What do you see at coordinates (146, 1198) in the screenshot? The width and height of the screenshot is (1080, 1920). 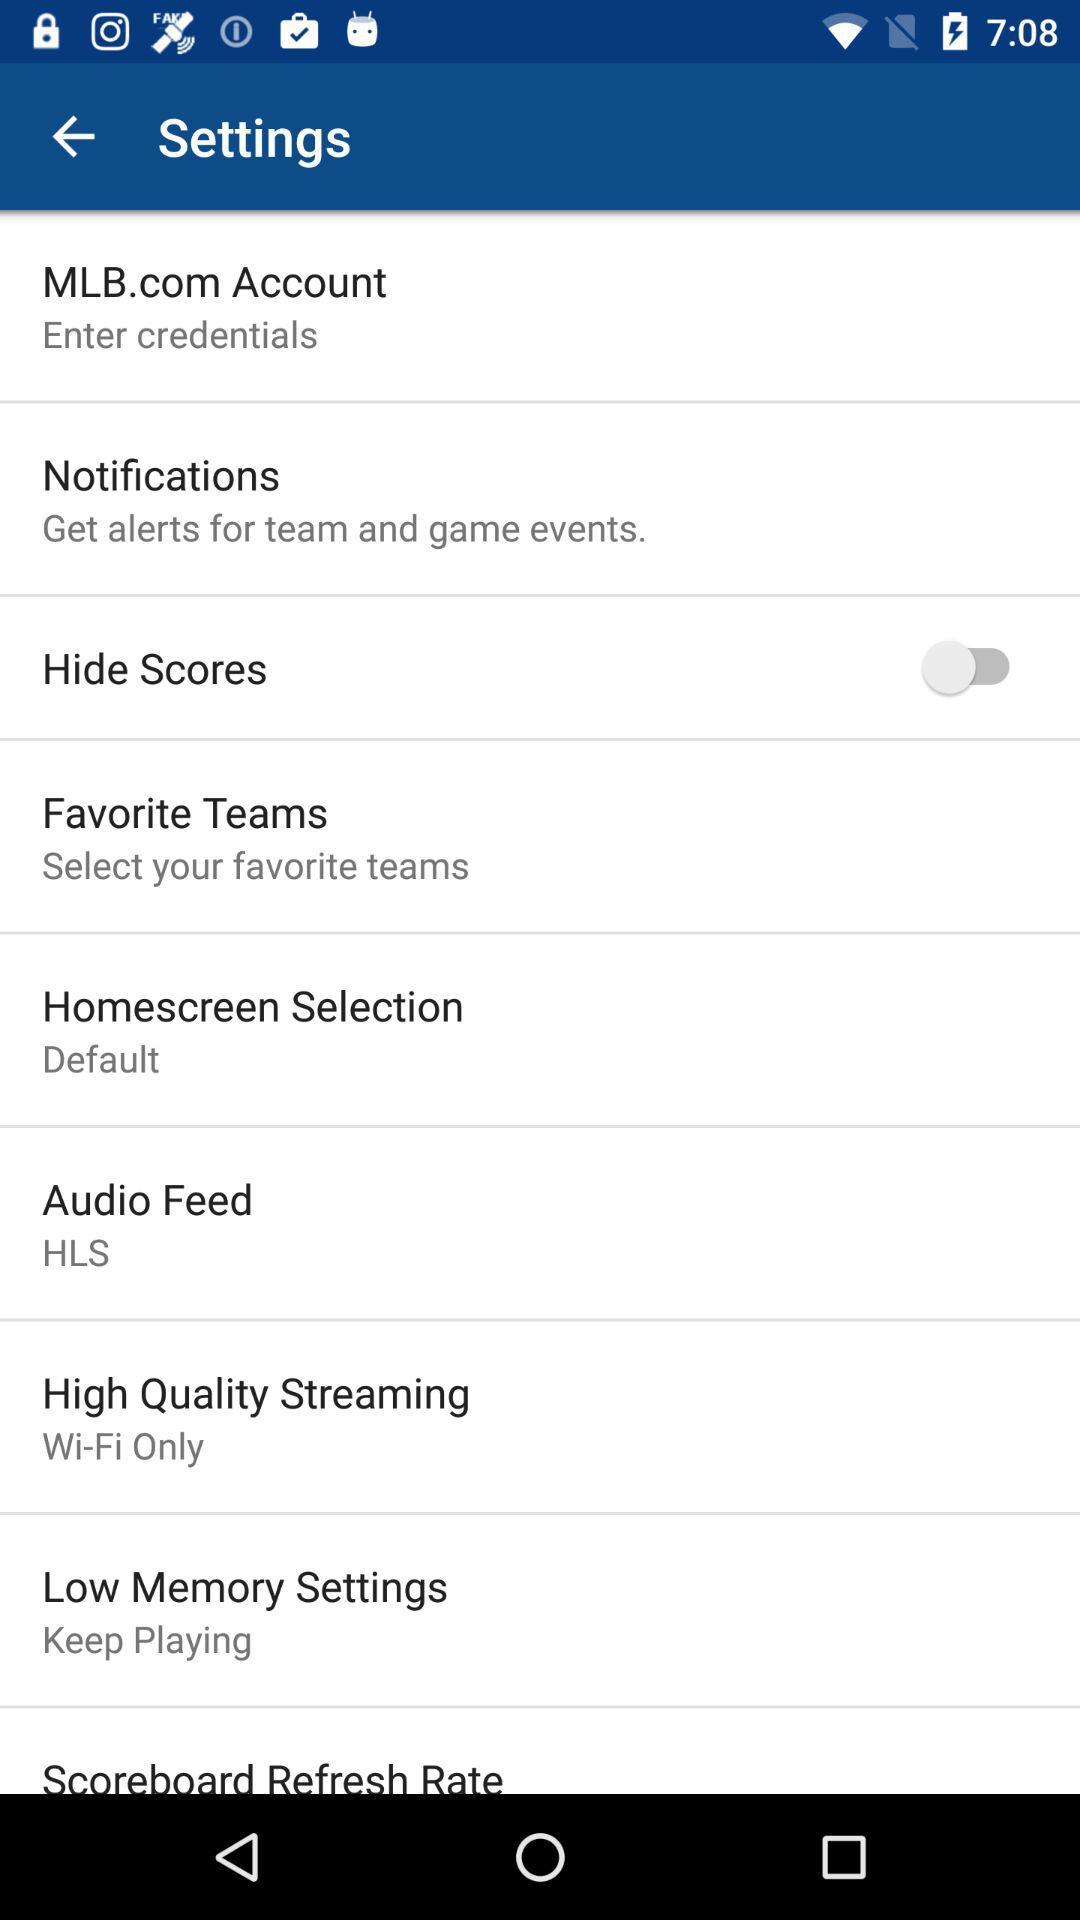 I see `item below default icon` at bounding box center [146, 1198].